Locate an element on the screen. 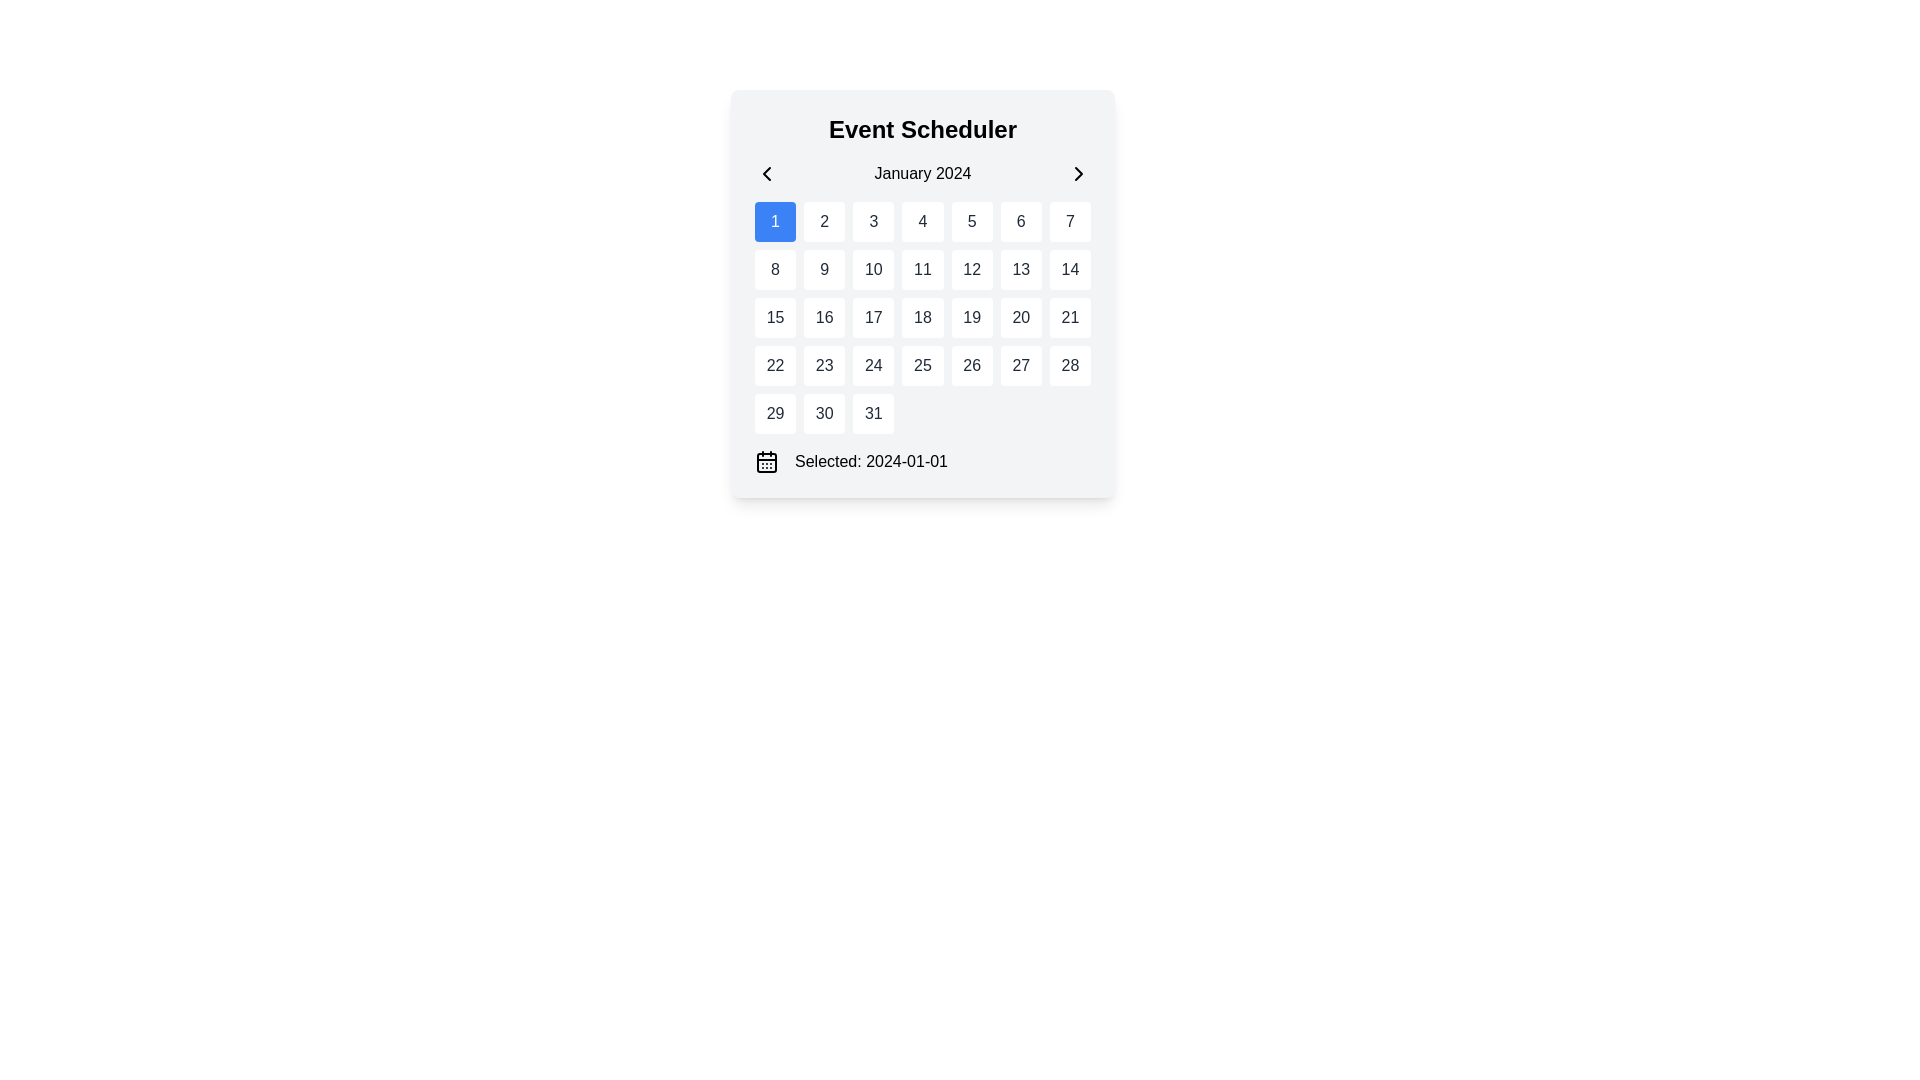  the calendar date cell displaying the number '15', which is located in the third row and first column of the calendar grid is located at coordinates (774, 316).